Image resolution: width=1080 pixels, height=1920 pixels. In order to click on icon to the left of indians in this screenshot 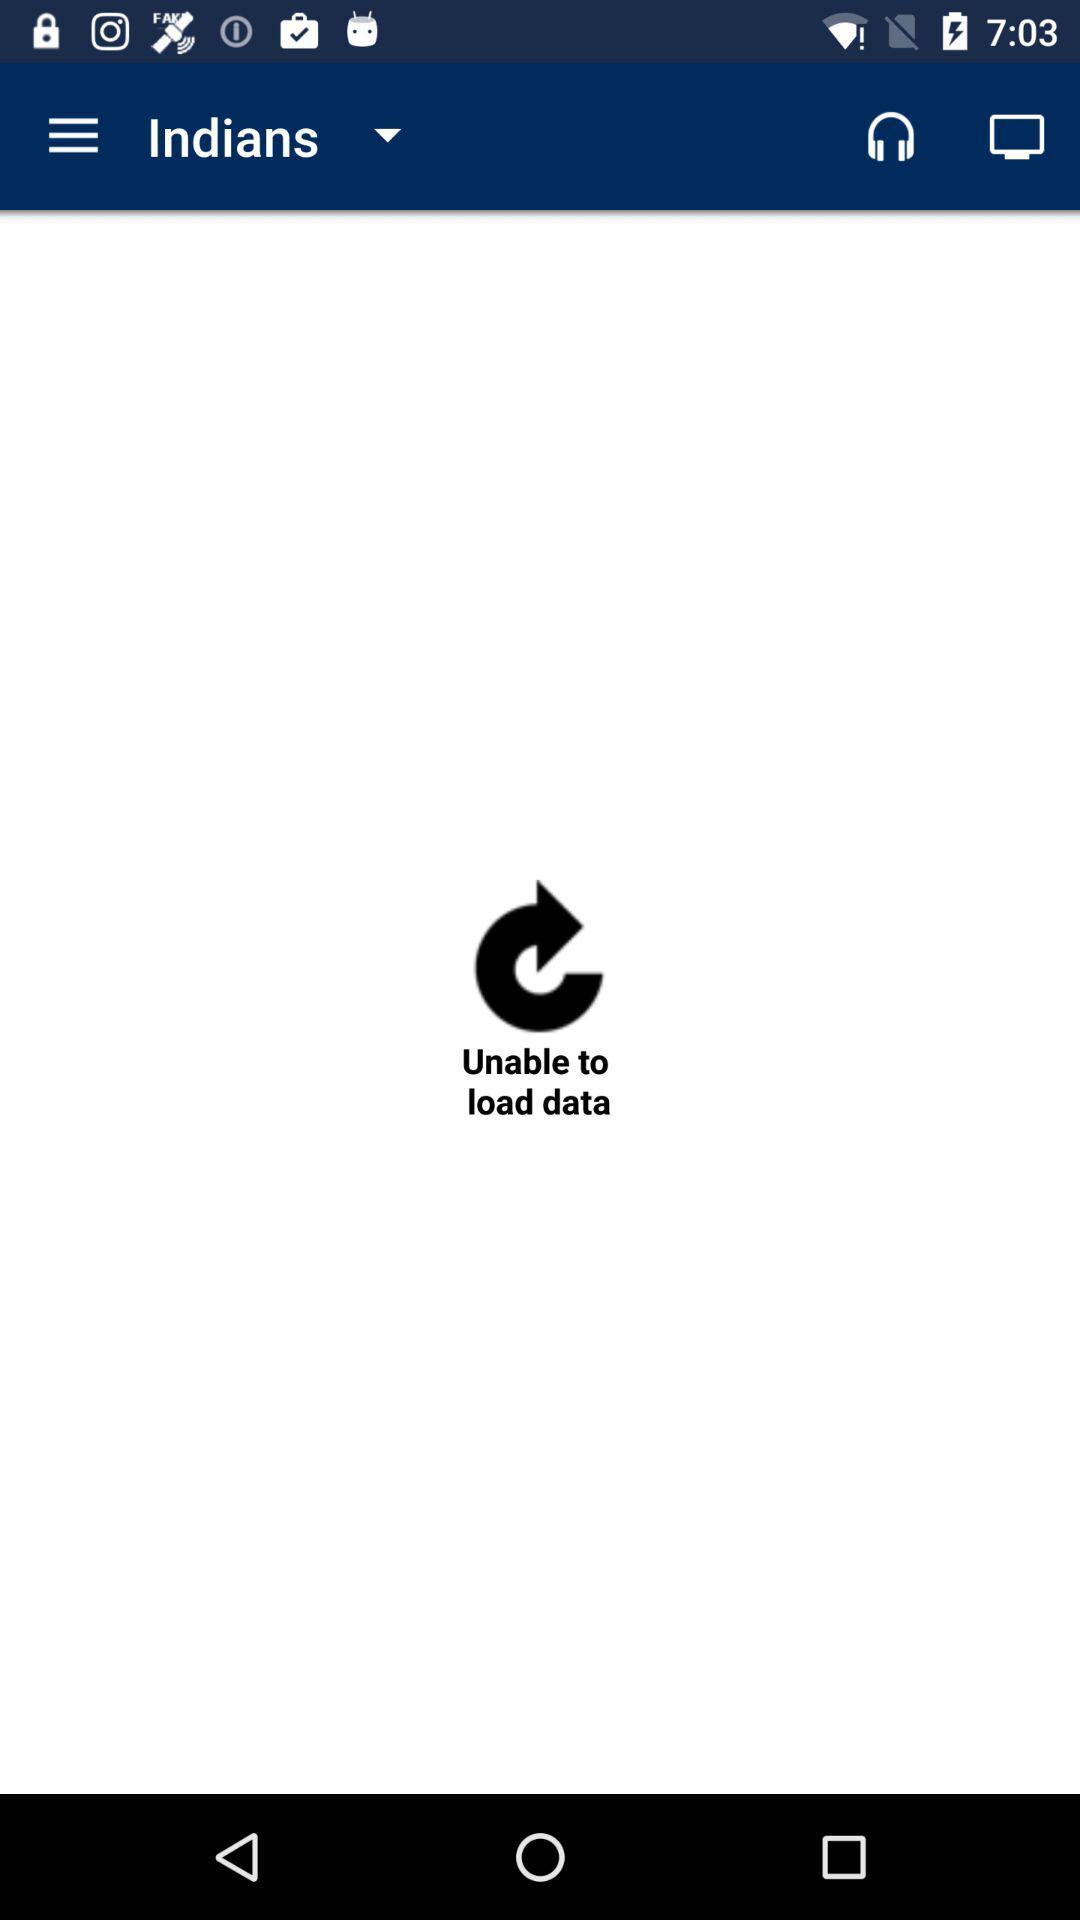, I will do `click(72, 135)`.